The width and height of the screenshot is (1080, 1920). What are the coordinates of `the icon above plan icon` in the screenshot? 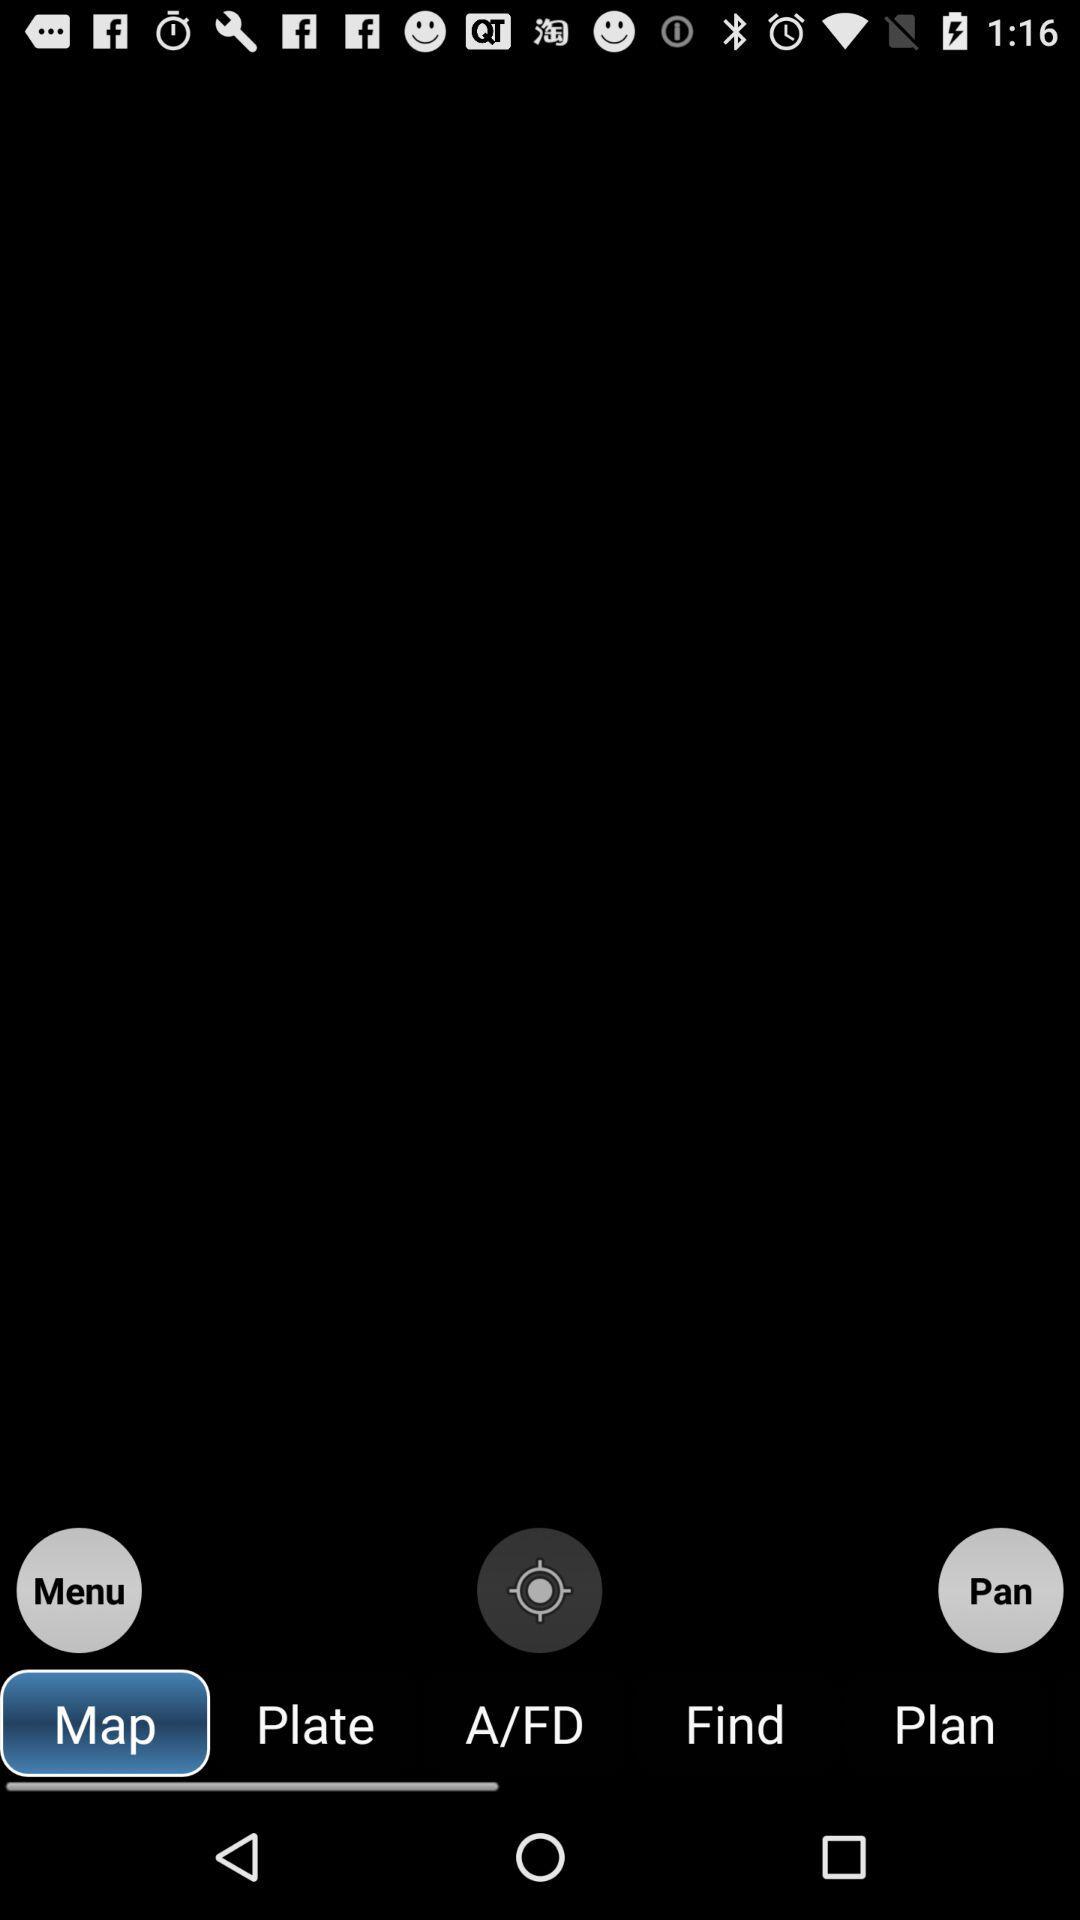 It's located at (1000, 1589).